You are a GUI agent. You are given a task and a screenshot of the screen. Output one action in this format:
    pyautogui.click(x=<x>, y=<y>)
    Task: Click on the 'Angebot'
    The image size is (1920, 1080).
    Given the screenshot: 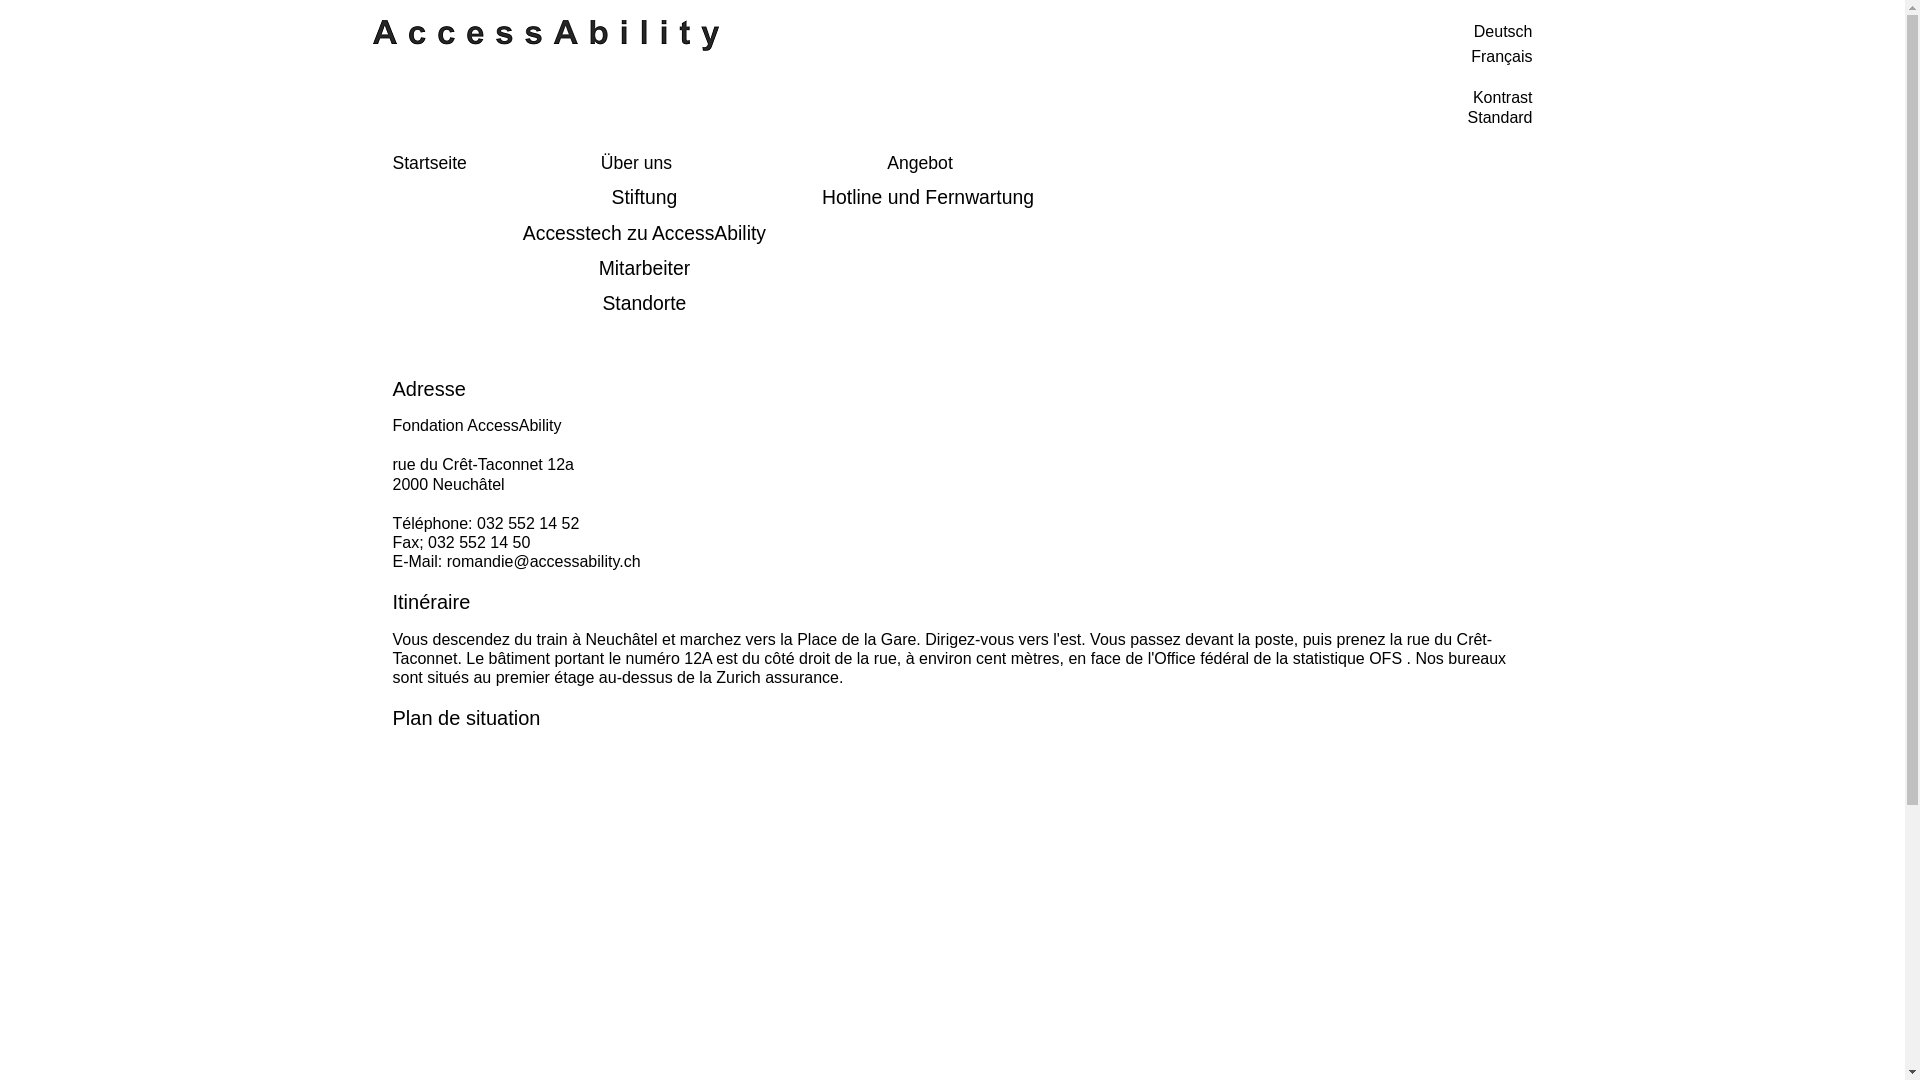 What is the action you would take?
    pyautogui.click(x=919, y=163)
    